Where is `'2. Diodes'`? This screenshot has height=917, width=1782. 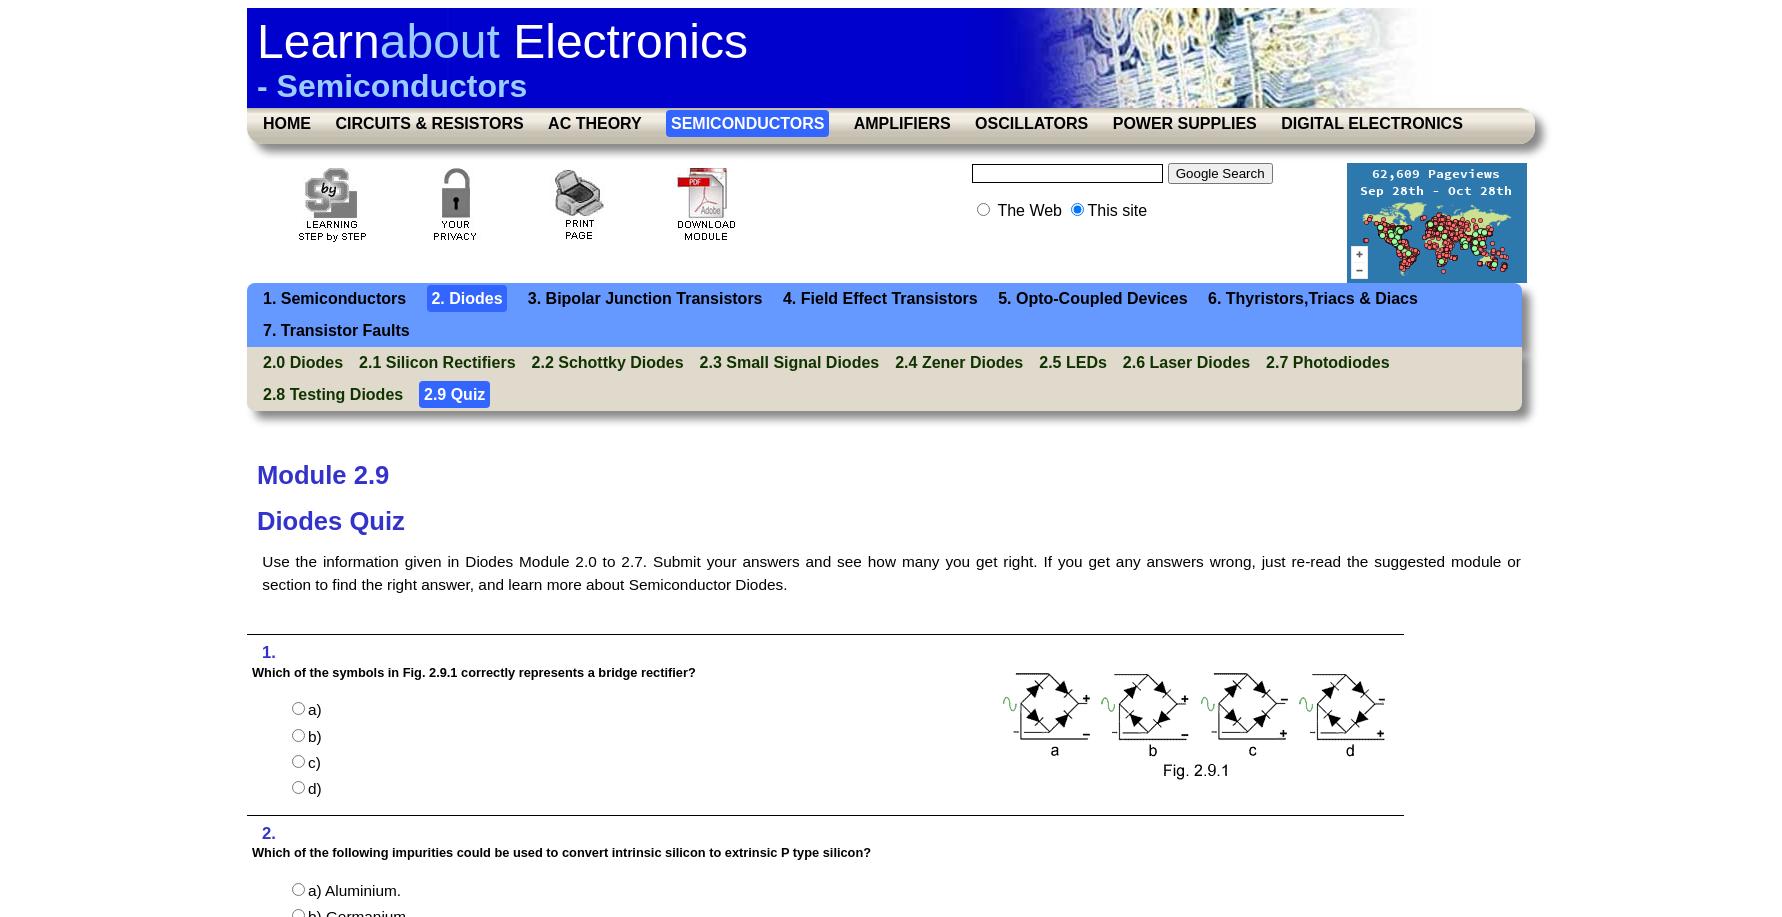 '2. Diodes' is located at coordinates (431, 298).